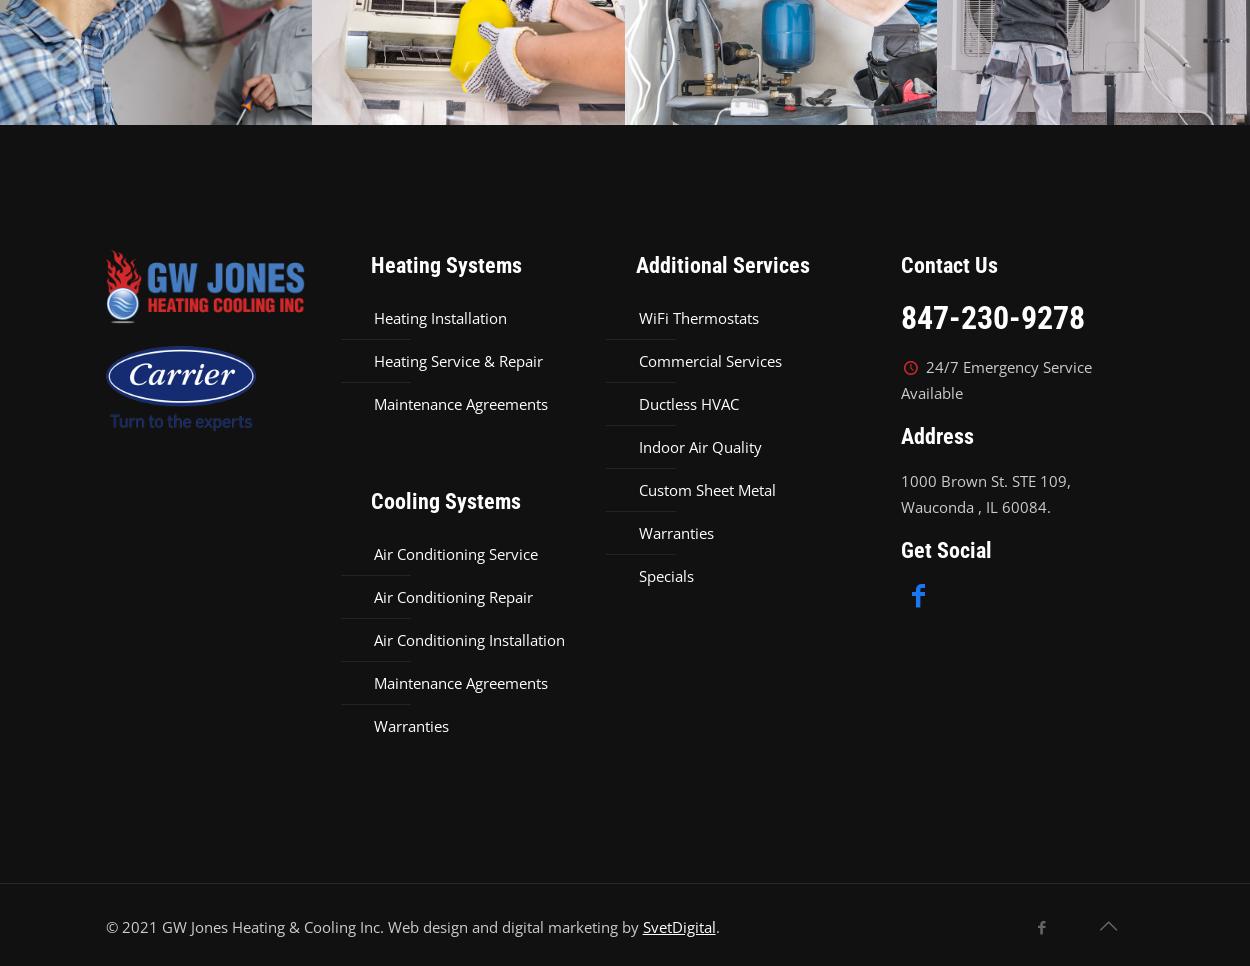  Describe the element at coordinates (454, 553) in the screenshot. I see `'Air Conditioning Service'` at that location.